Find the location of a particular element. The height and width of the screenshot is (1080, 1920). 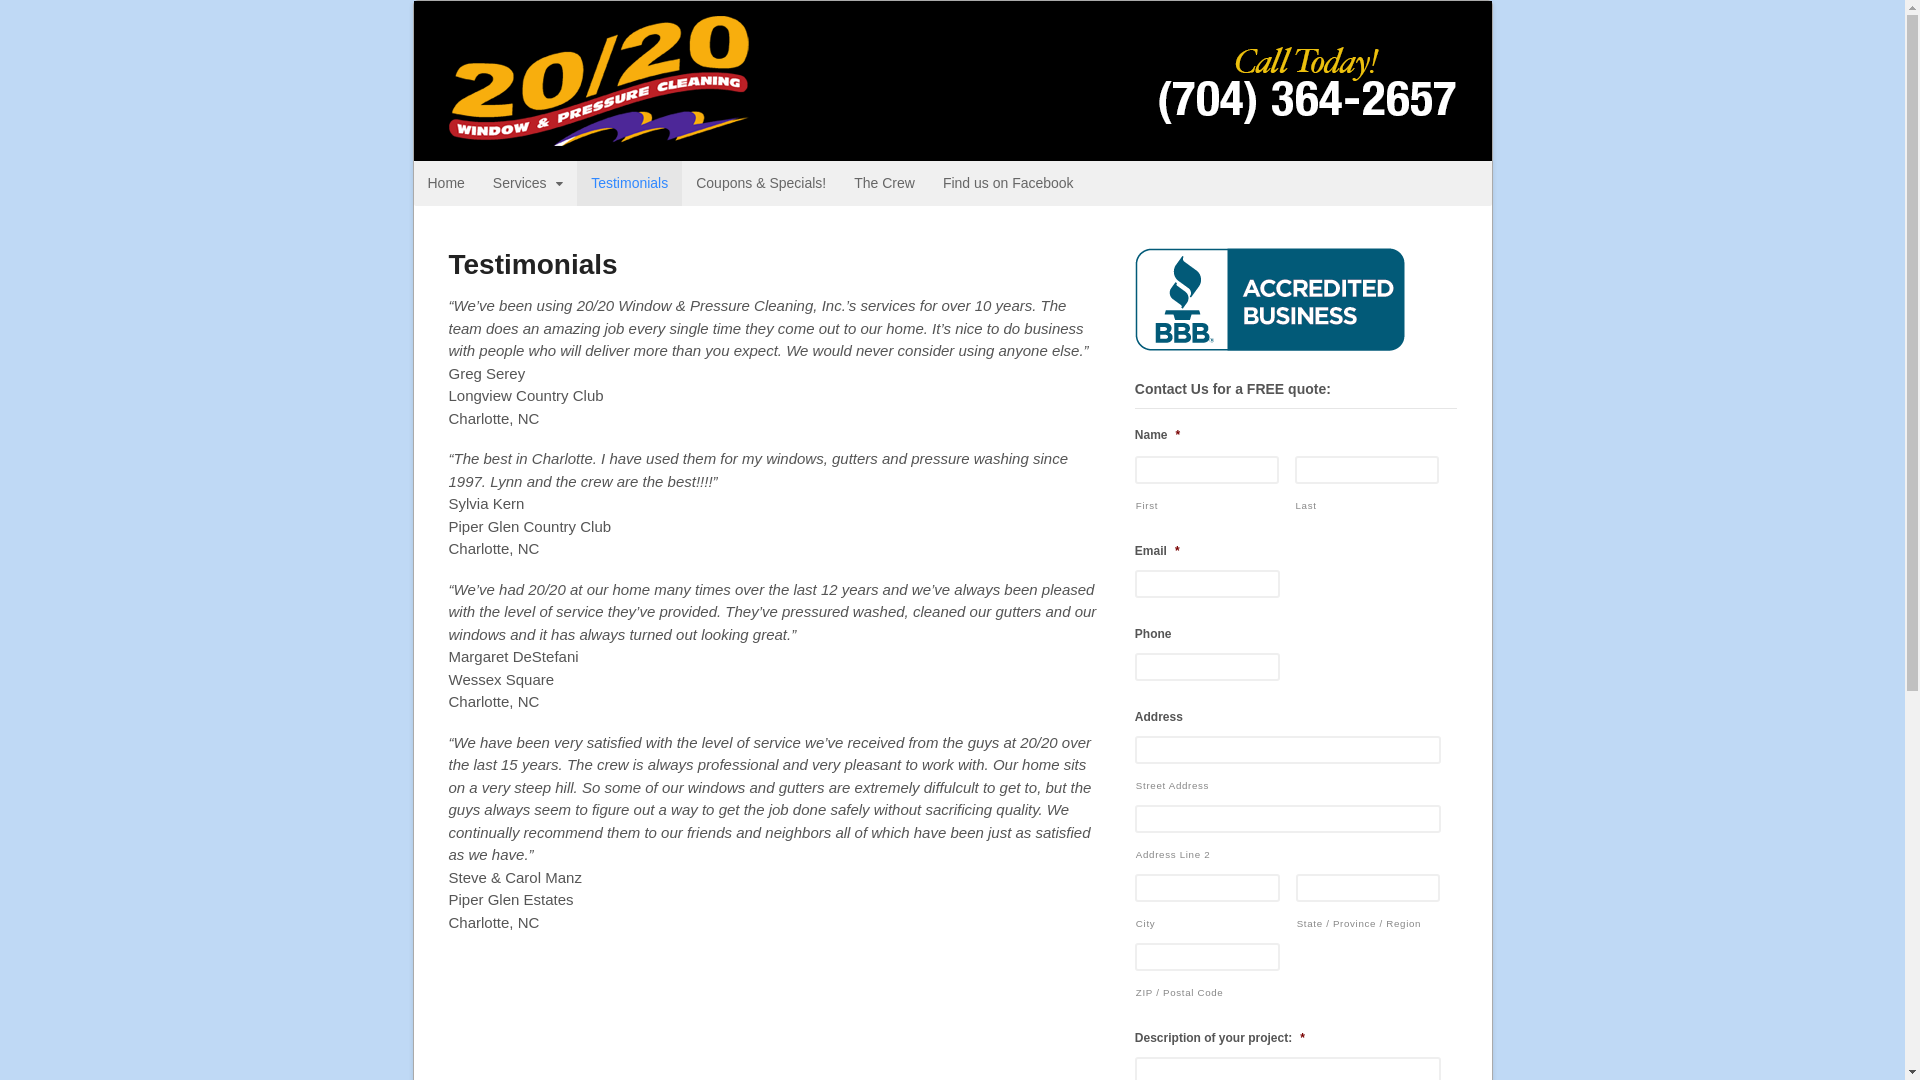

'Services' is located at coordinates (528, 183).